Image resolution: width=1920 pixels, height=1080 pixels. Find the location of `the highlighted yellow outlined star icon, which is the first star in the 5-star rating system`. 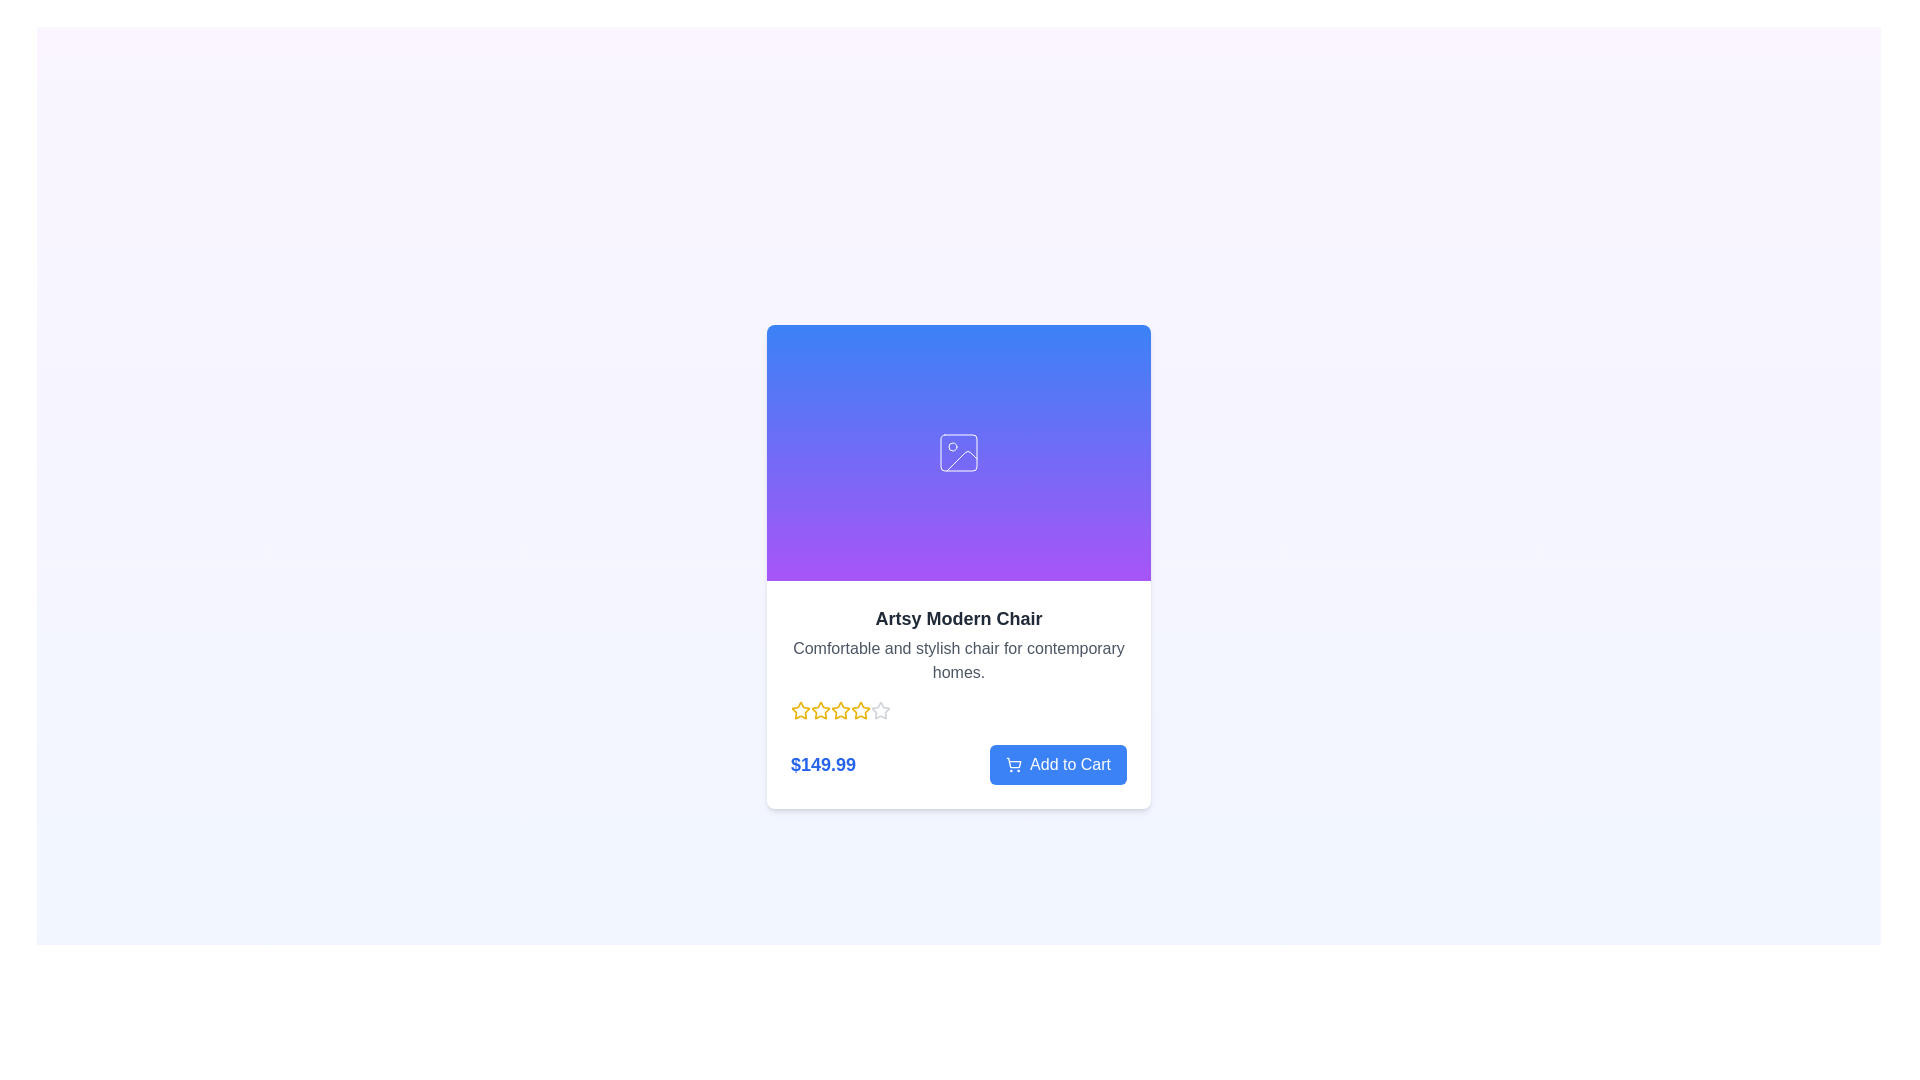

the highlighted yellow outlined star icon, which is the first star in the 5-star rating system is located at coordinates (800, 708).